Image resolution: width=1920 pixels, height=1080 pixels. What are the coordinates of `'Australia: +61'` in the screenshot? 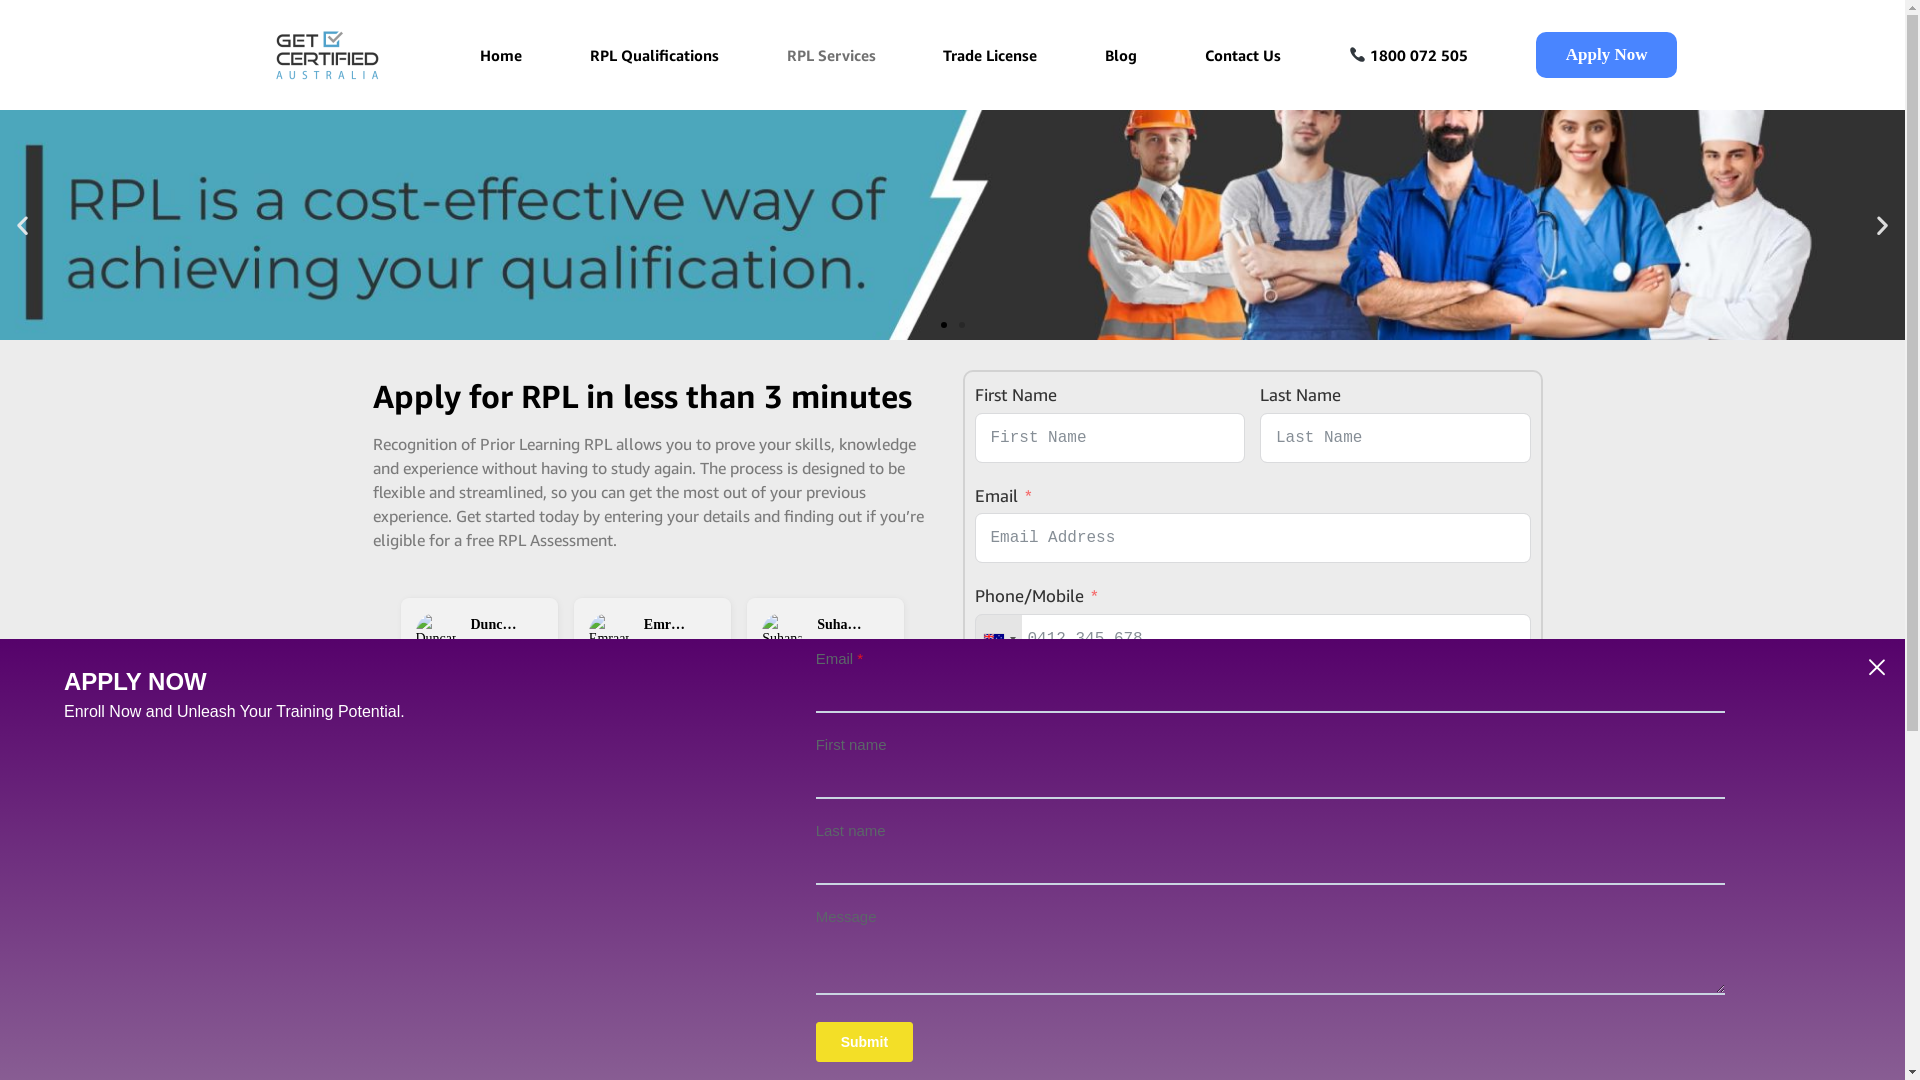 It's located at (998, 639).